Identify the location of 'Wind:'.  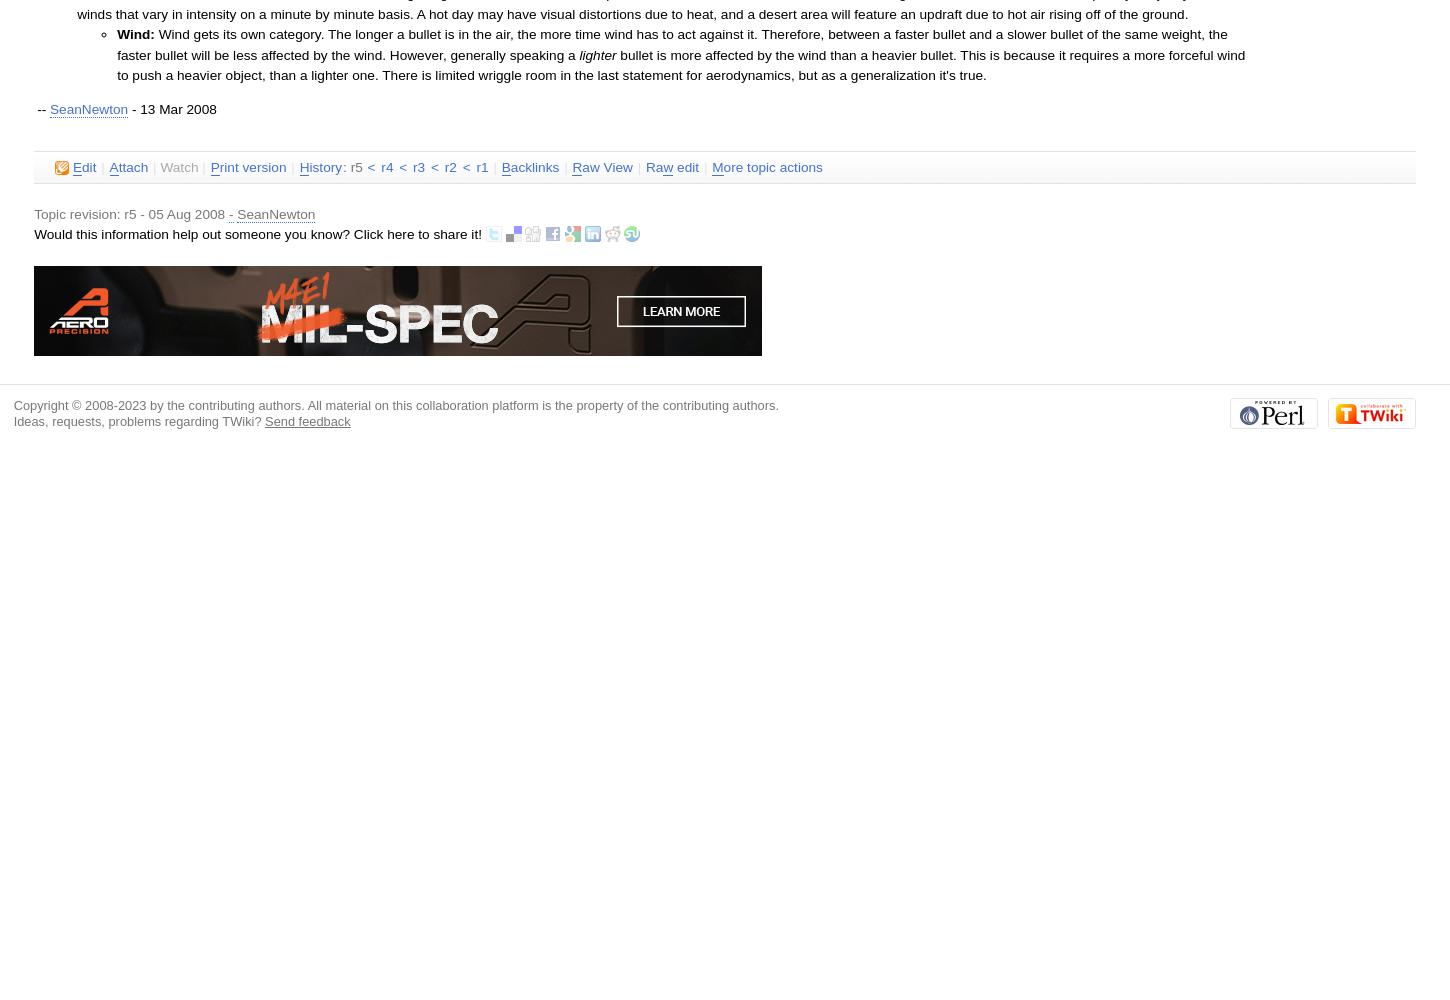
(134, 34).